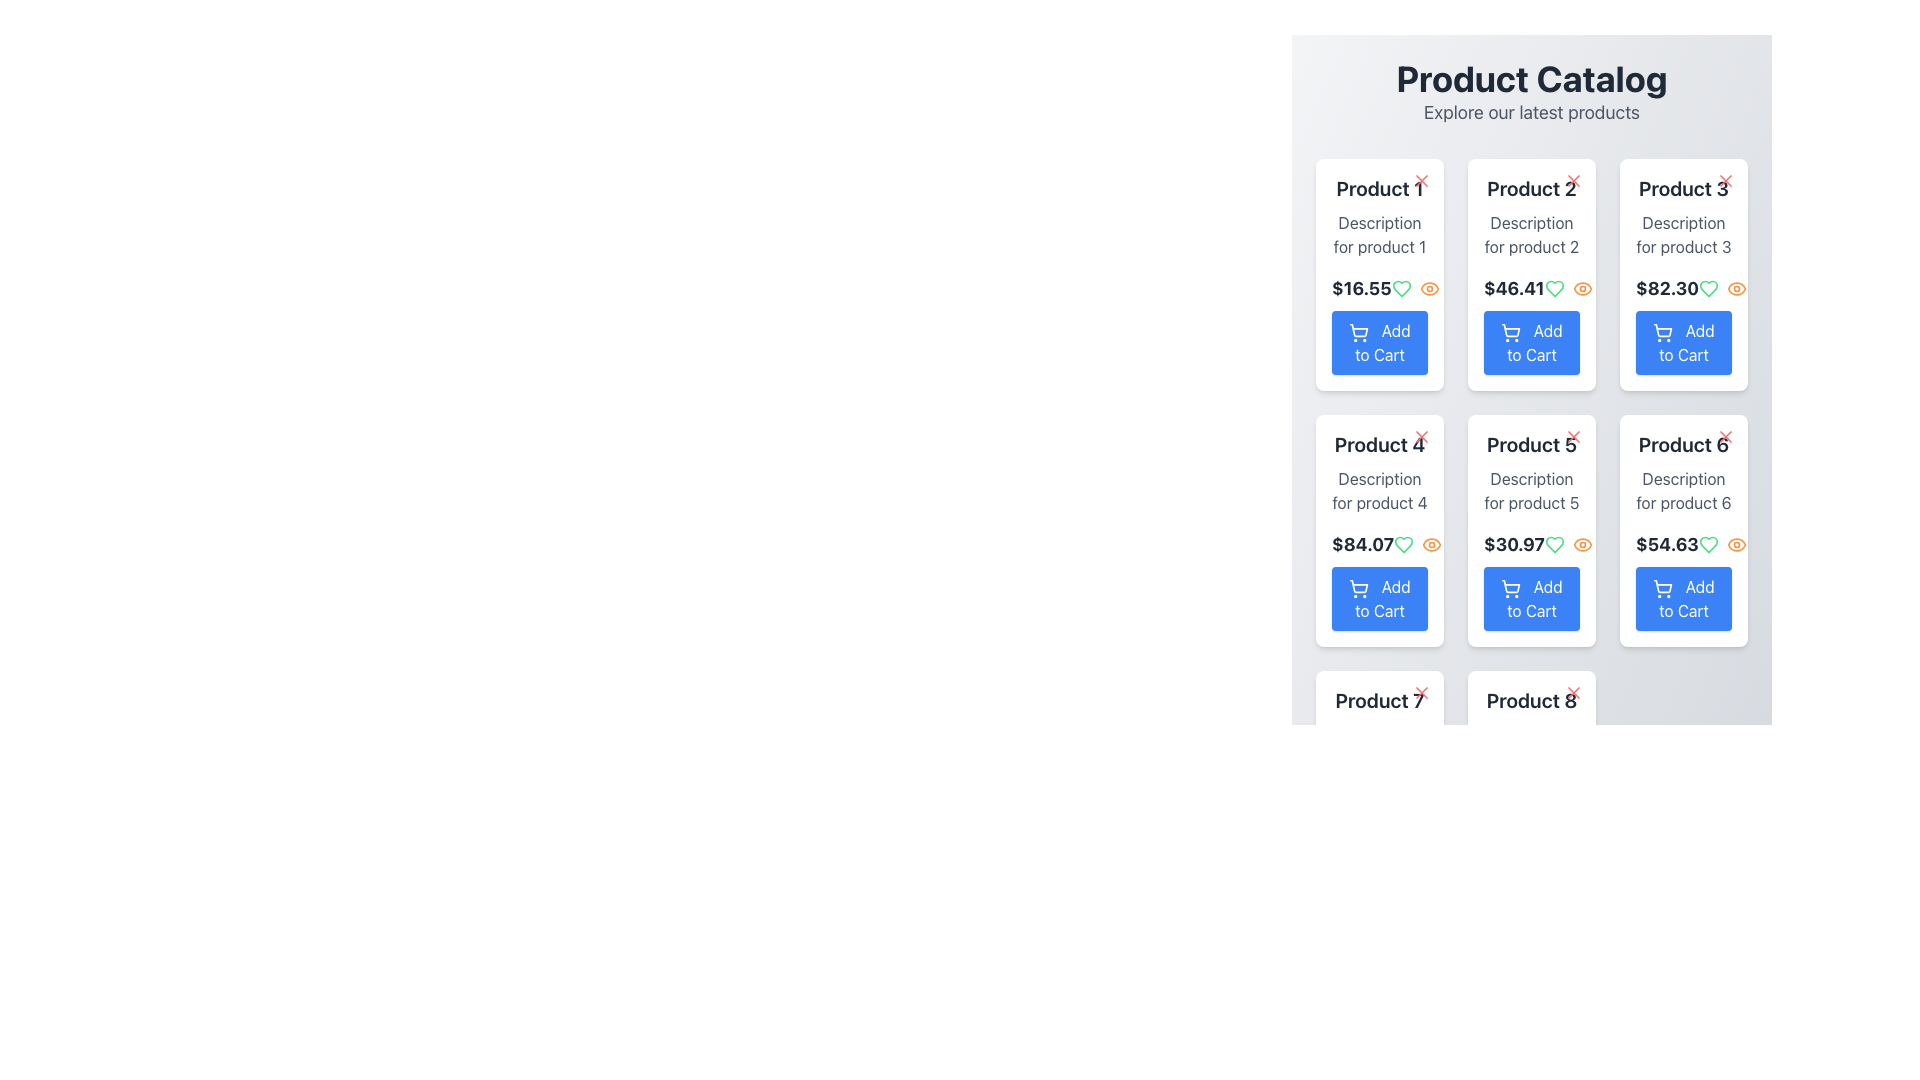 The image size is (1920, 1080). What do you see at coordinates (1530, 785) in the screenshot?
I see `the 'Add to Cart' button on the 'Product 8' card, which is located at the bottom of the product card displaying the title, description, and price` at bounding box center [1530, 785].